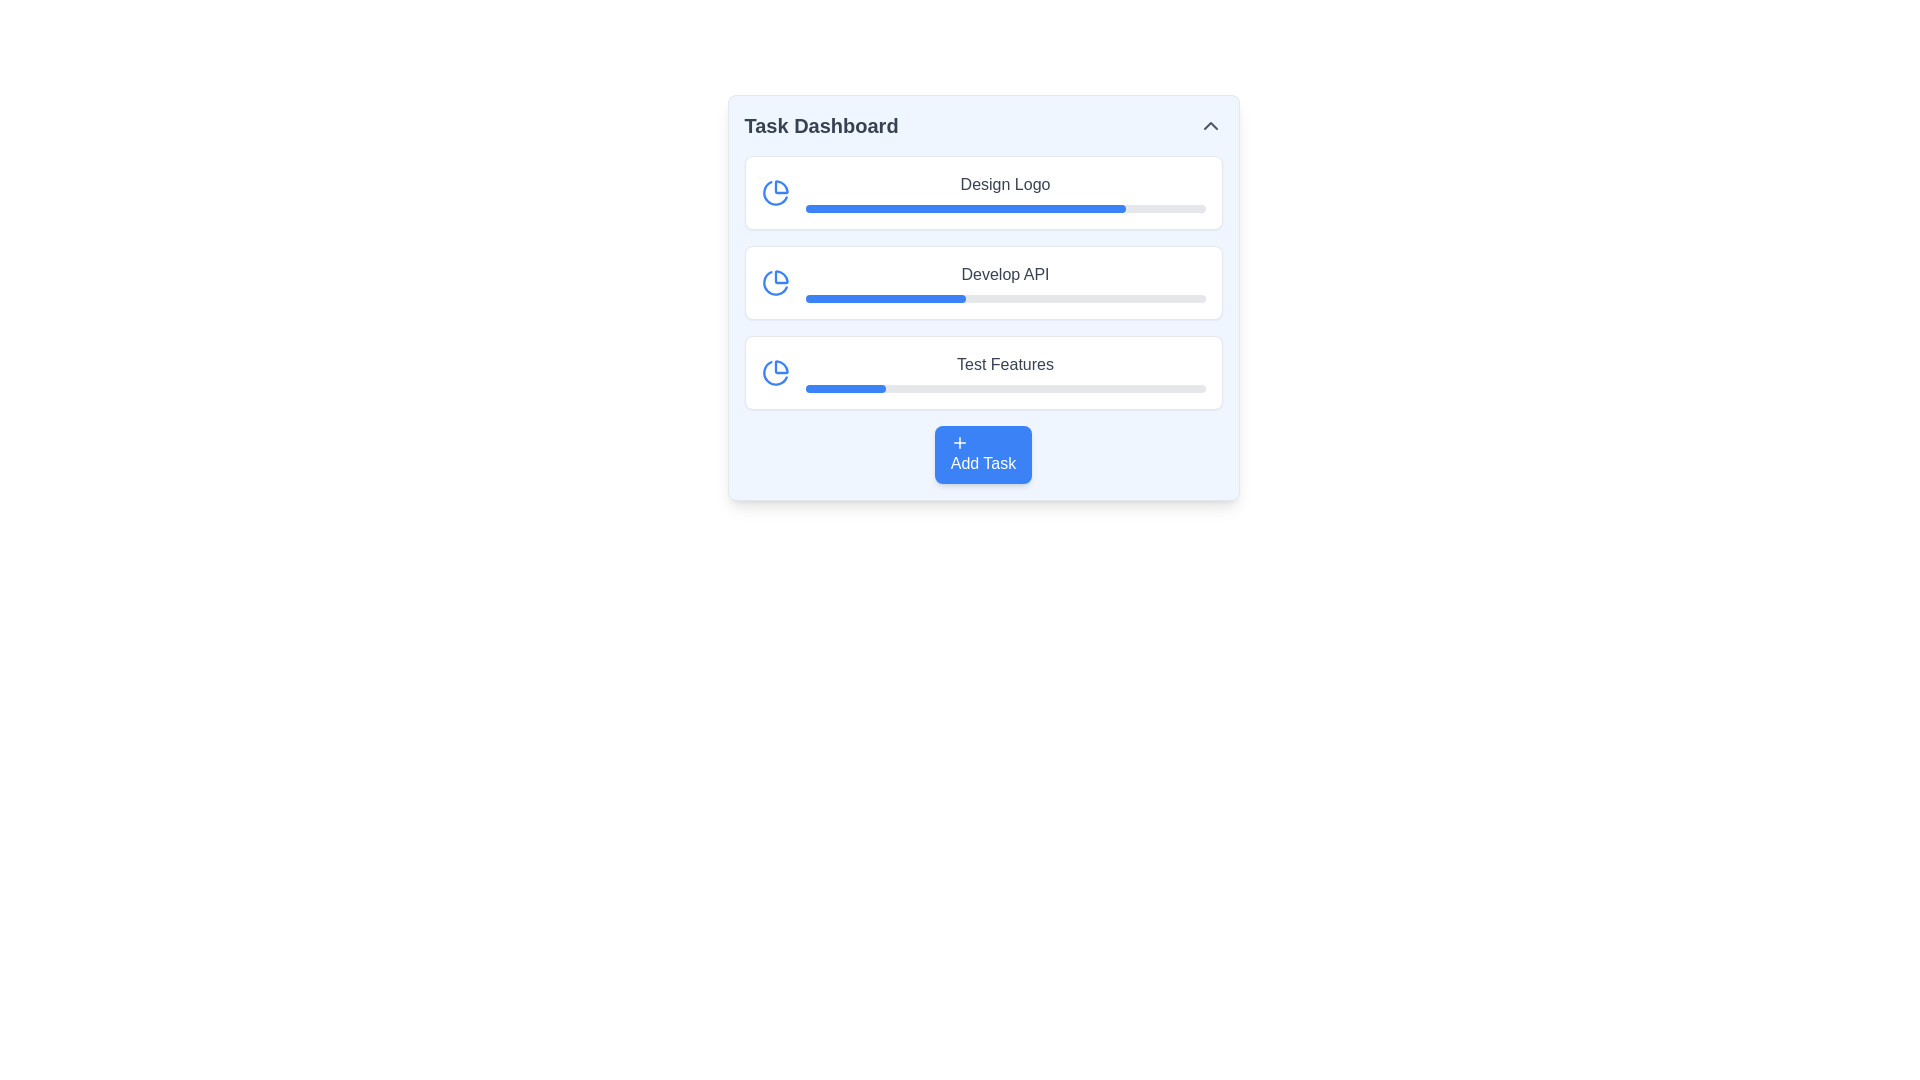 The width and height of the screenshot is (1920, 1080). Describe the element at coordinates (1005, 365) in the screenshot. I see `the 'Test Features' text label in the task dashboard, which is located above the blue progress bar and below the dashboard title` at that location.